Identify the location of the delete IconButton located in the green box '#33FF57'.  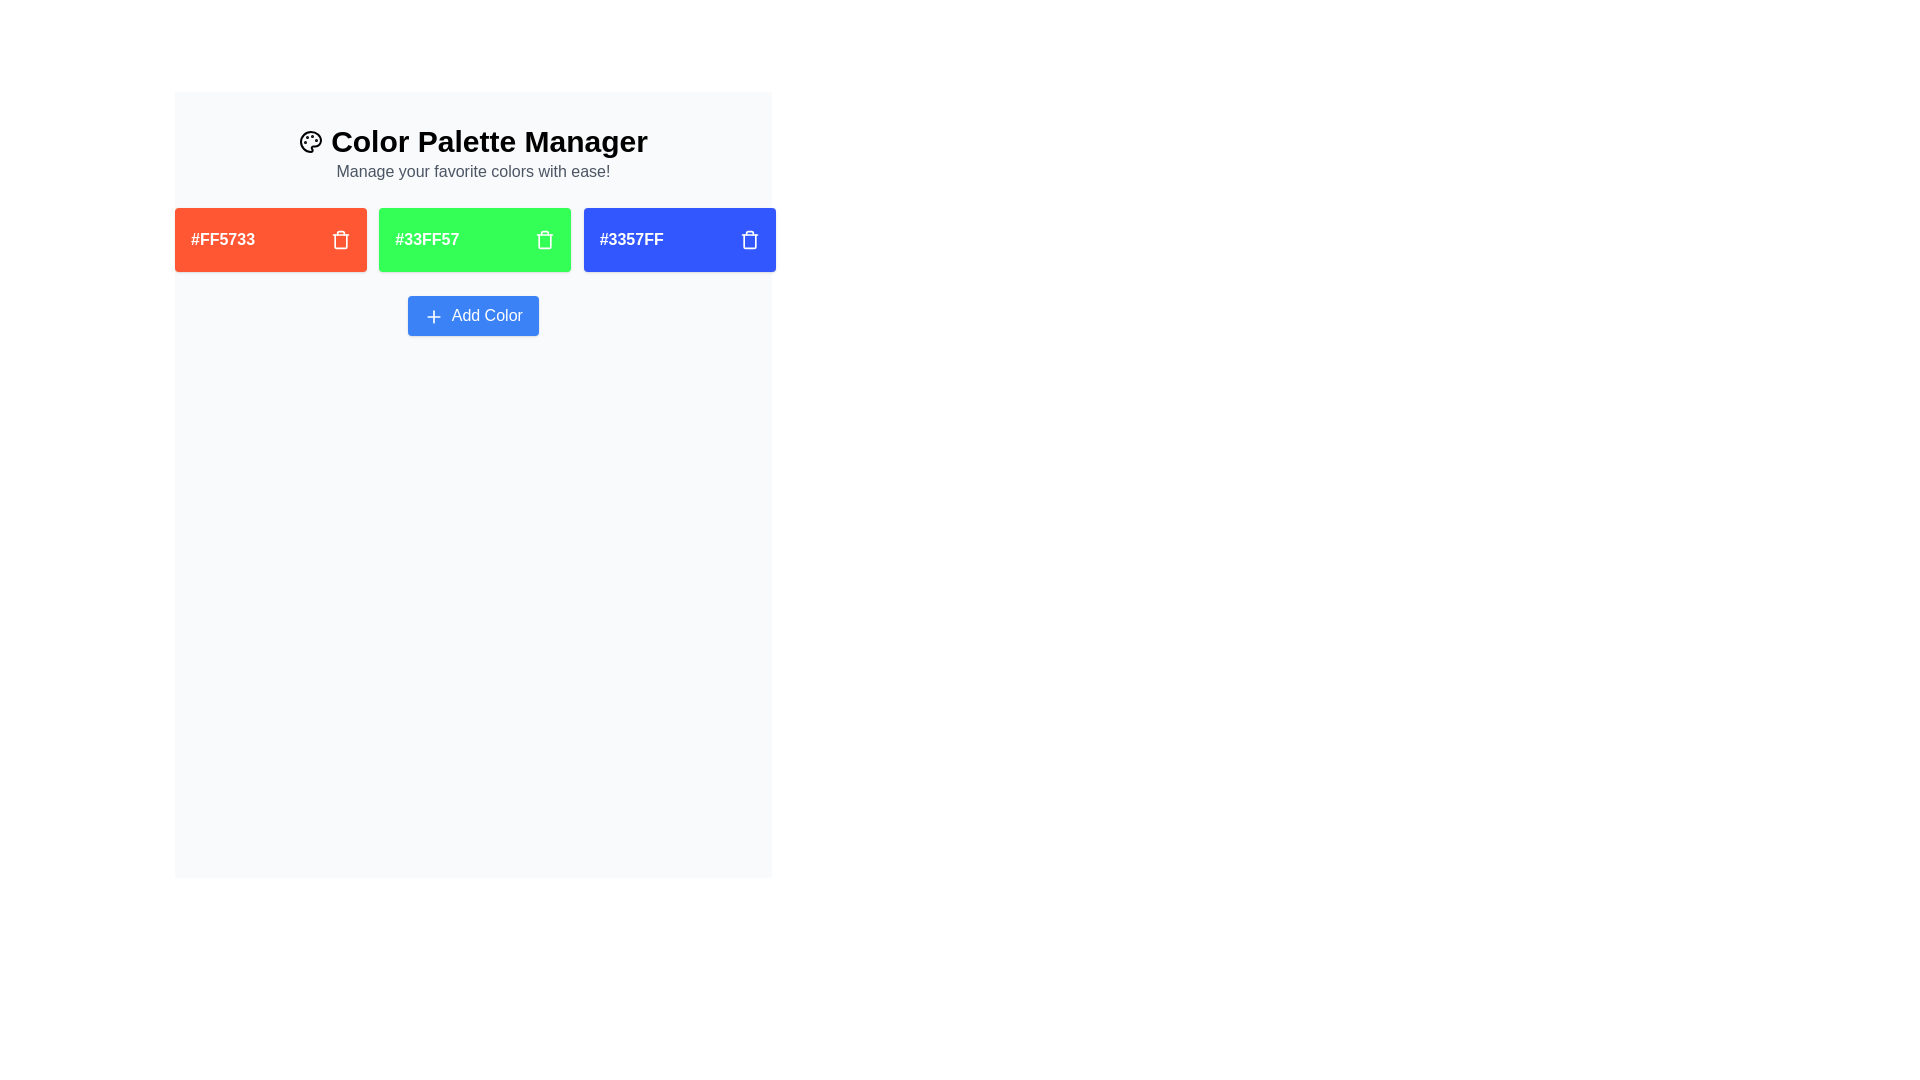
(545, 238).